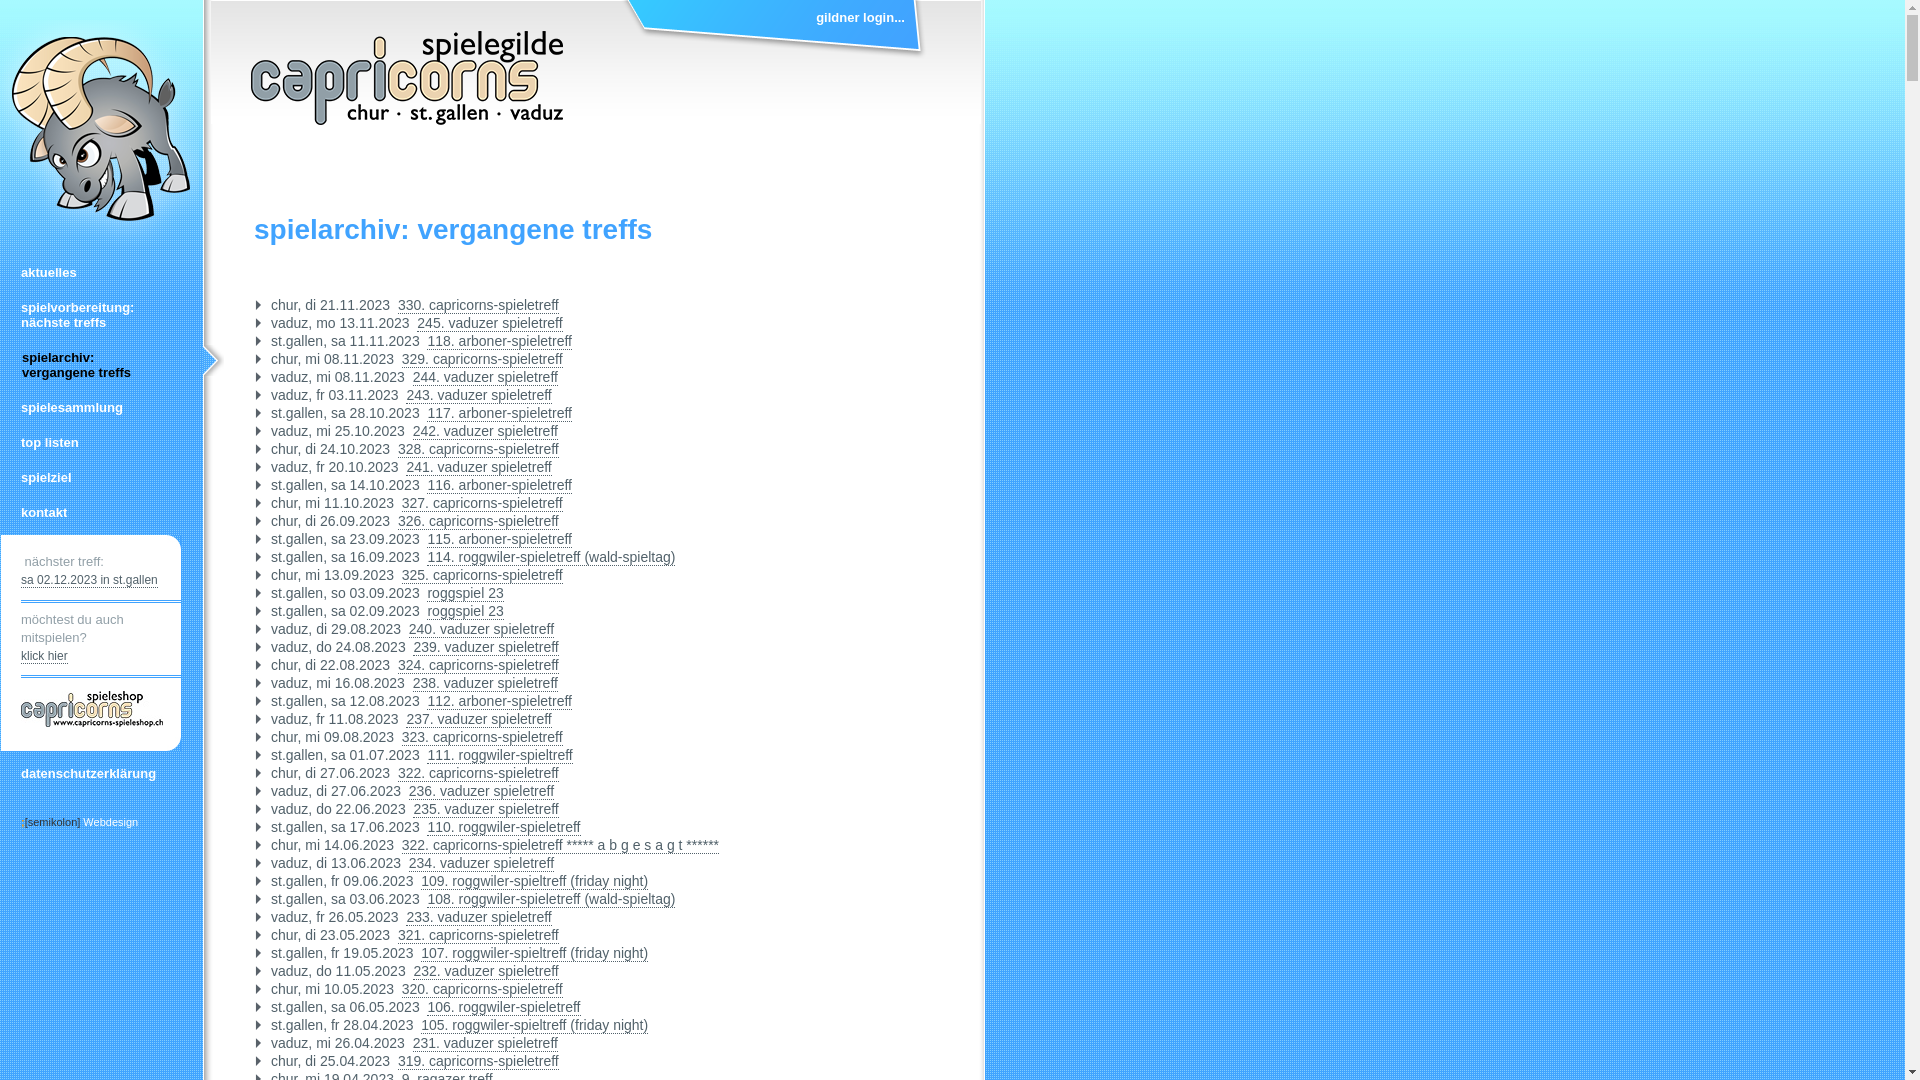 The image size is (1920, 1080). What do you see at coordinates (411, 377) in the screenshot?
I see `'244. vaduzer spieletreff'` at bounding box center [411, 377].